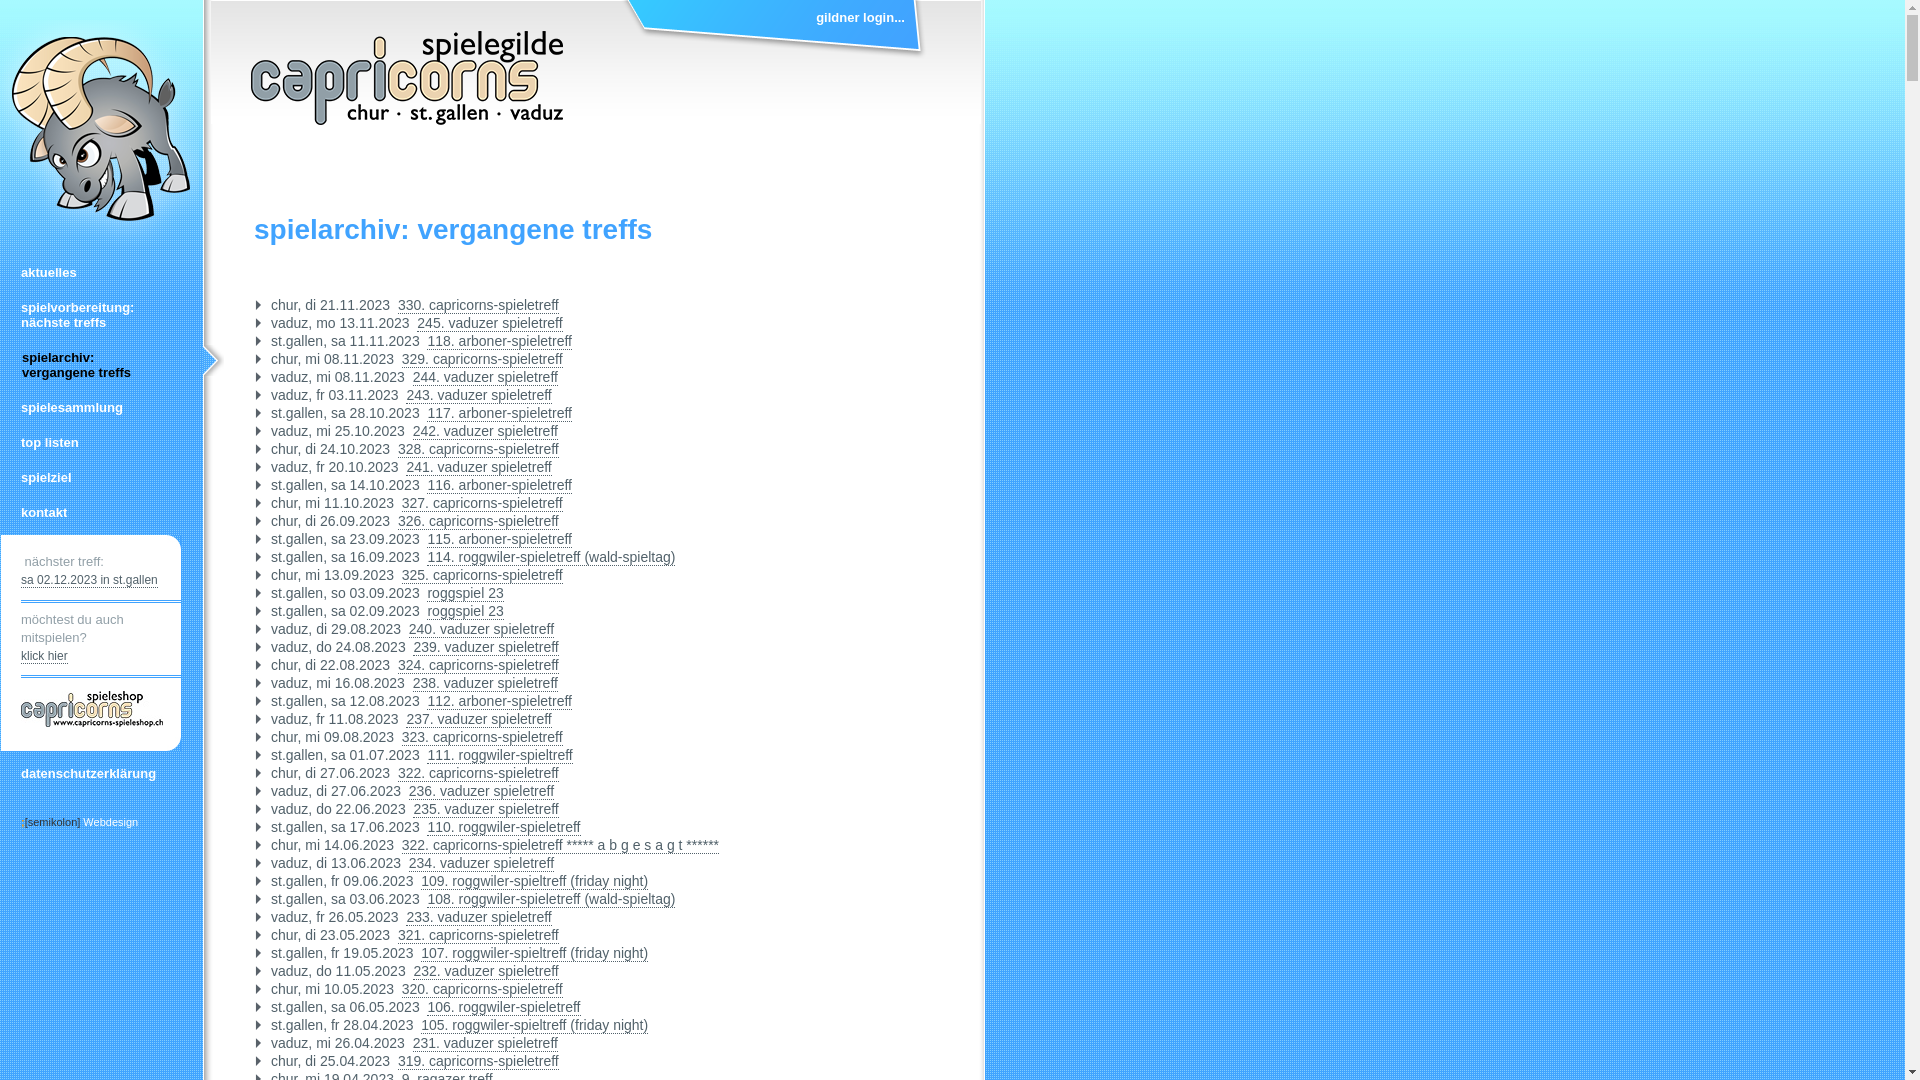 The image size is (1920, 1080). What do you see at coordinates (411, 377) in the screenshot?
I see `'244. vaduzer spieletreff'` at bounding box center [411, 377].